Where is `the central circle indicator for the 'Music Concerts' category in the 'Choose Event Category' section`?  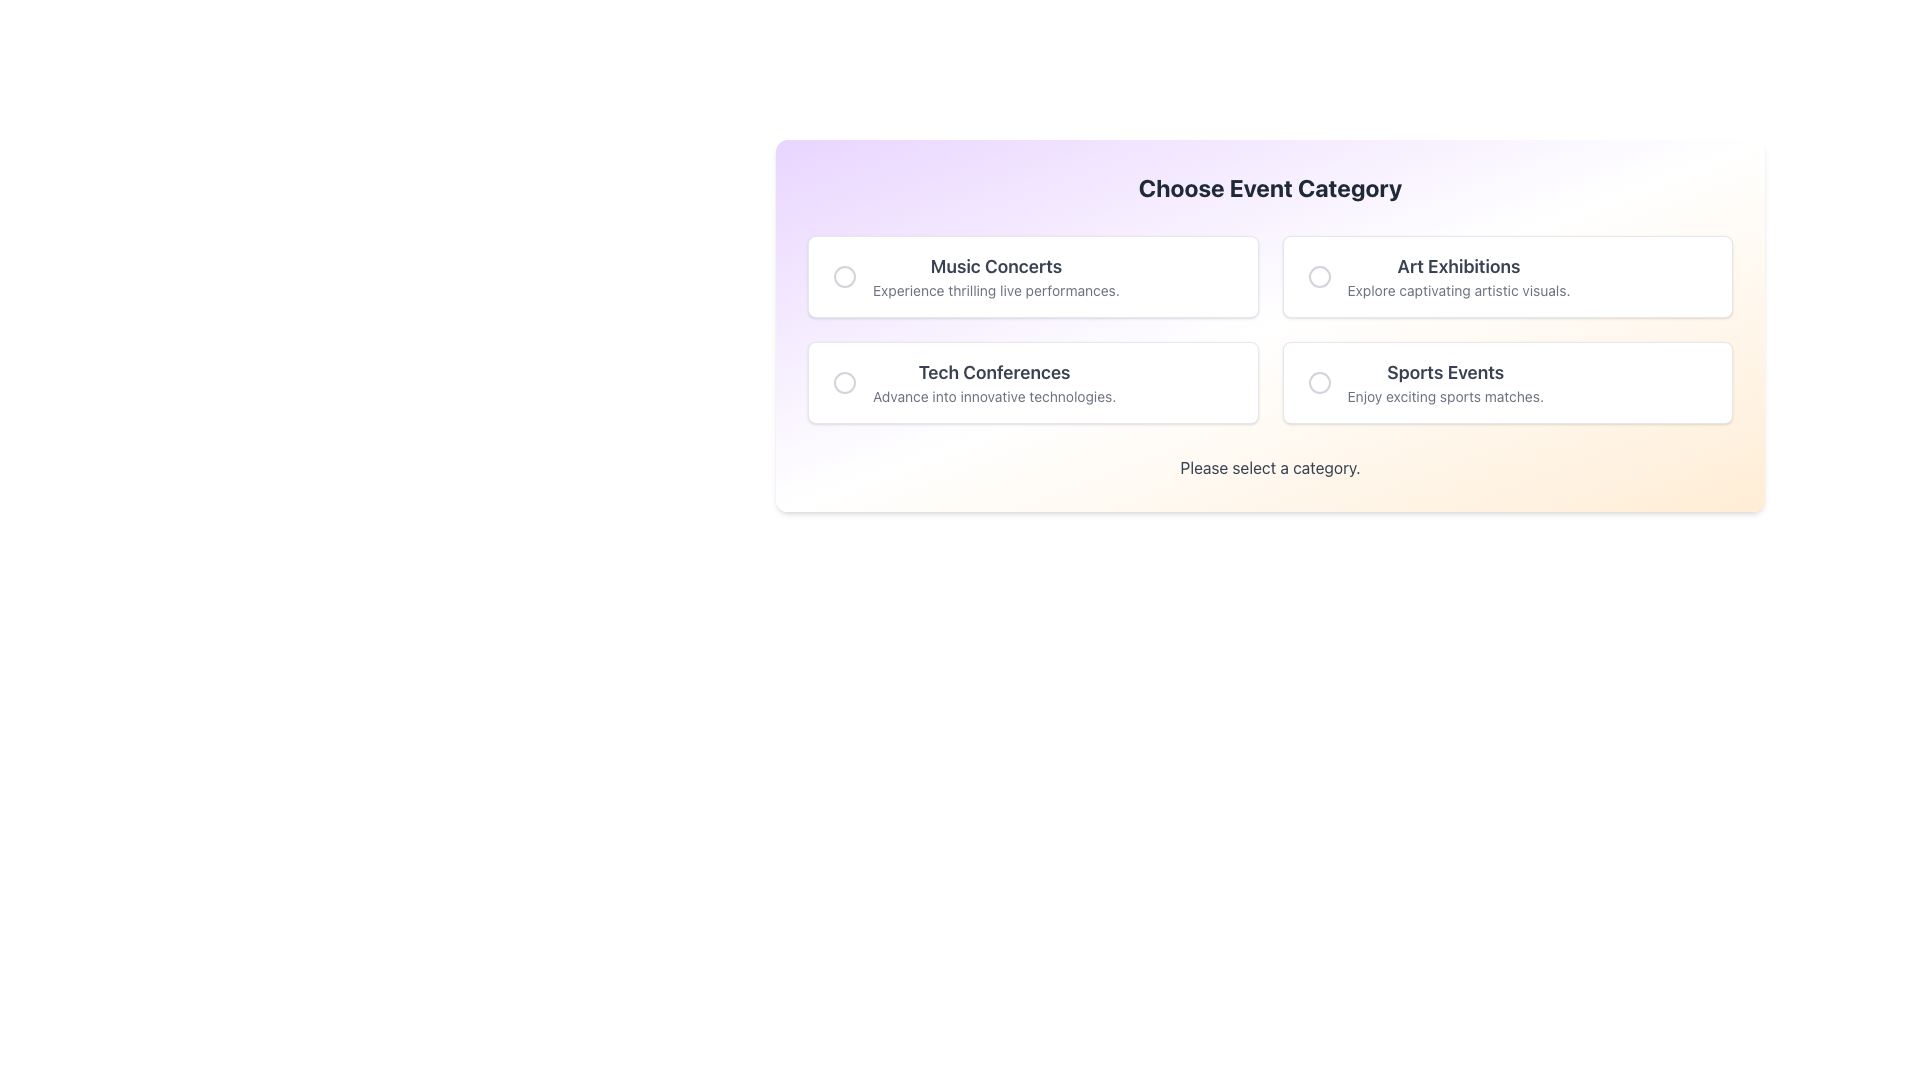 the central circle indicator for the 'Music Concerts' category in the 'Choose Event Category' section is located at coordinates (844, 277).